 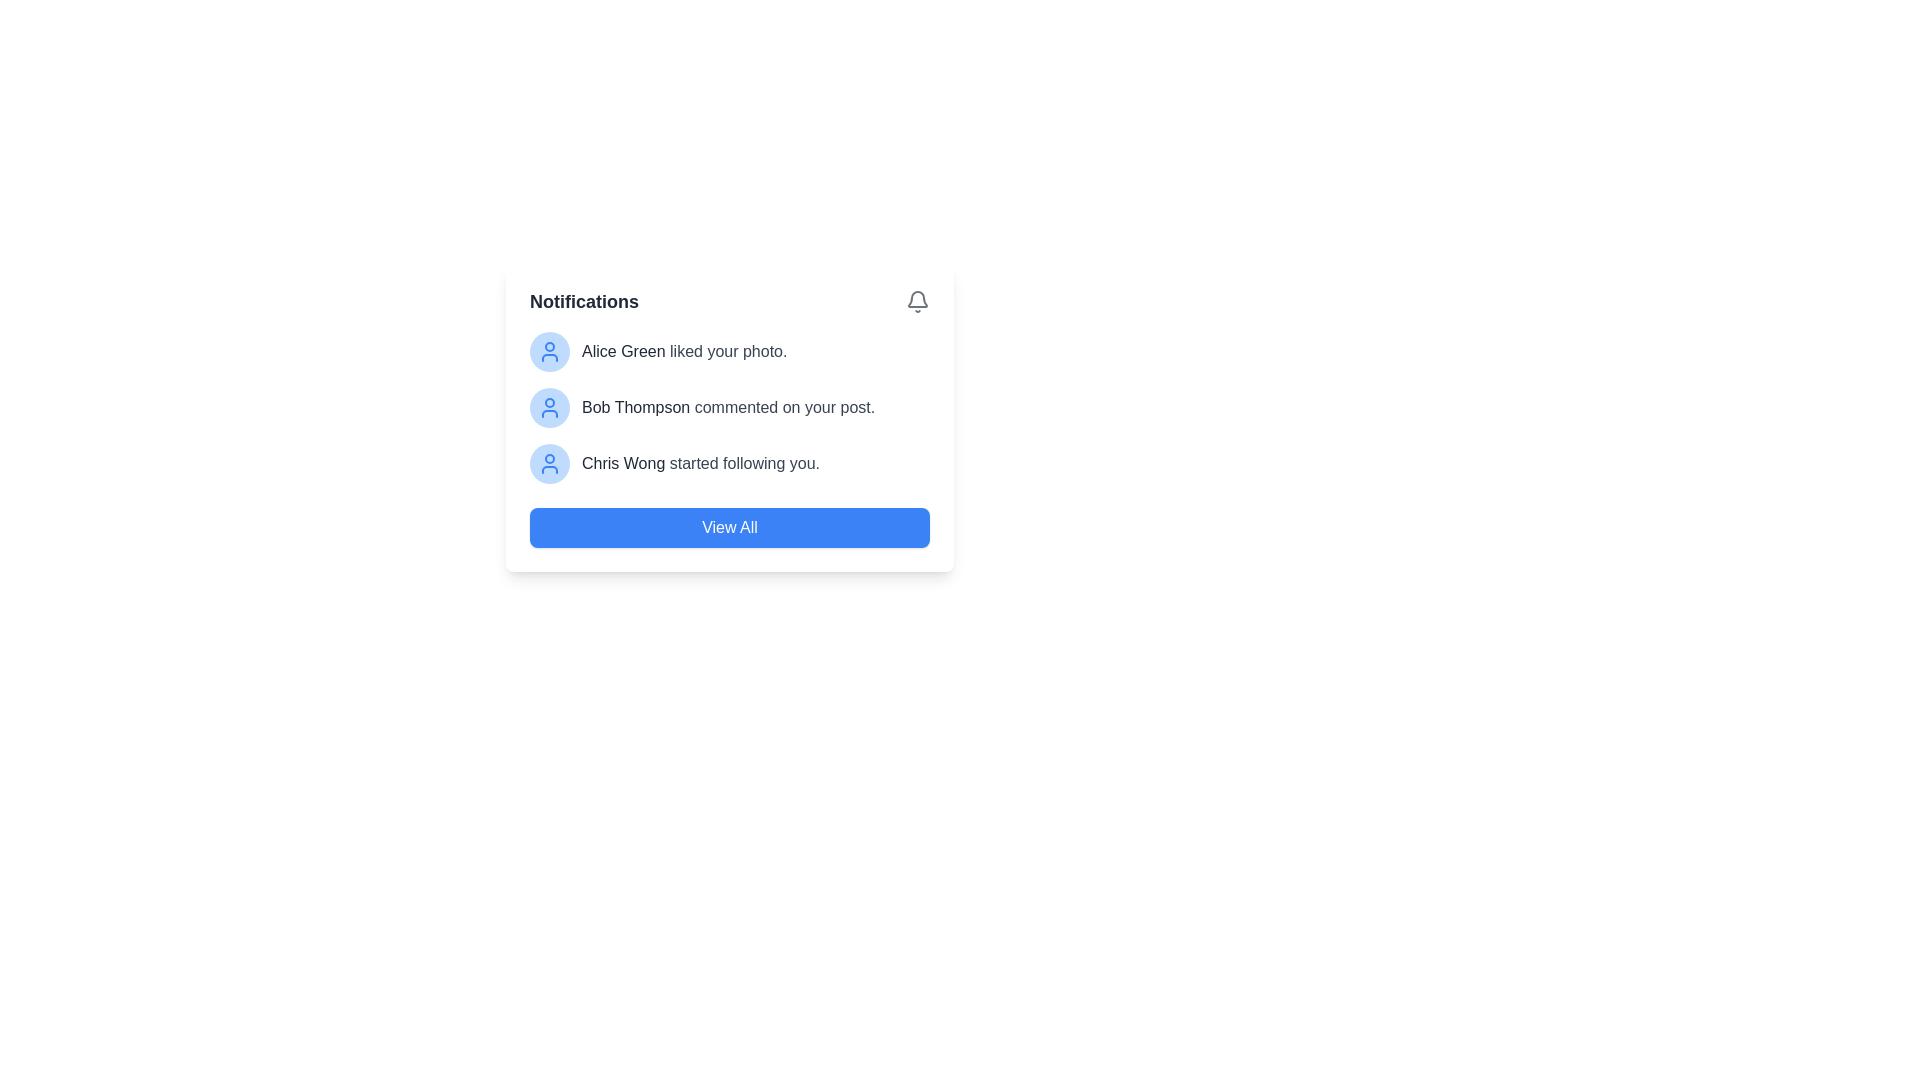 I want to click on the first notification entry in the notification list that notifies the user of an interaction involving 'Alice Green' and 'your photo', so click(x=684, y=350).